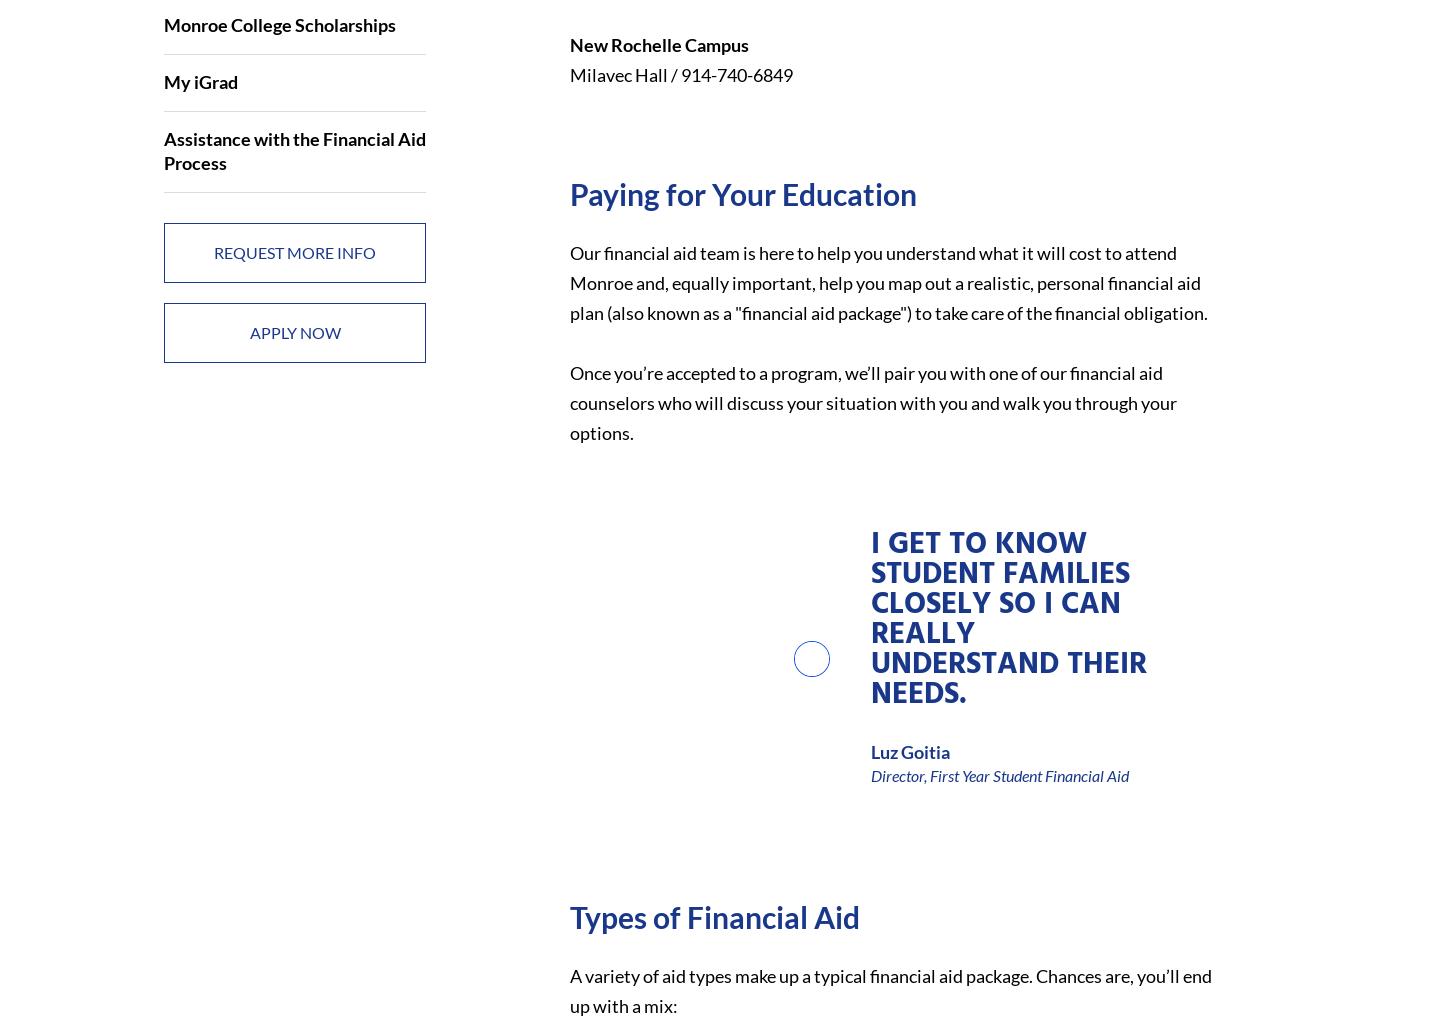 The image size is (1440, 1032). I want to click on 'I get to know student families closely so I can really understand their needs.', so click(1006, 618).